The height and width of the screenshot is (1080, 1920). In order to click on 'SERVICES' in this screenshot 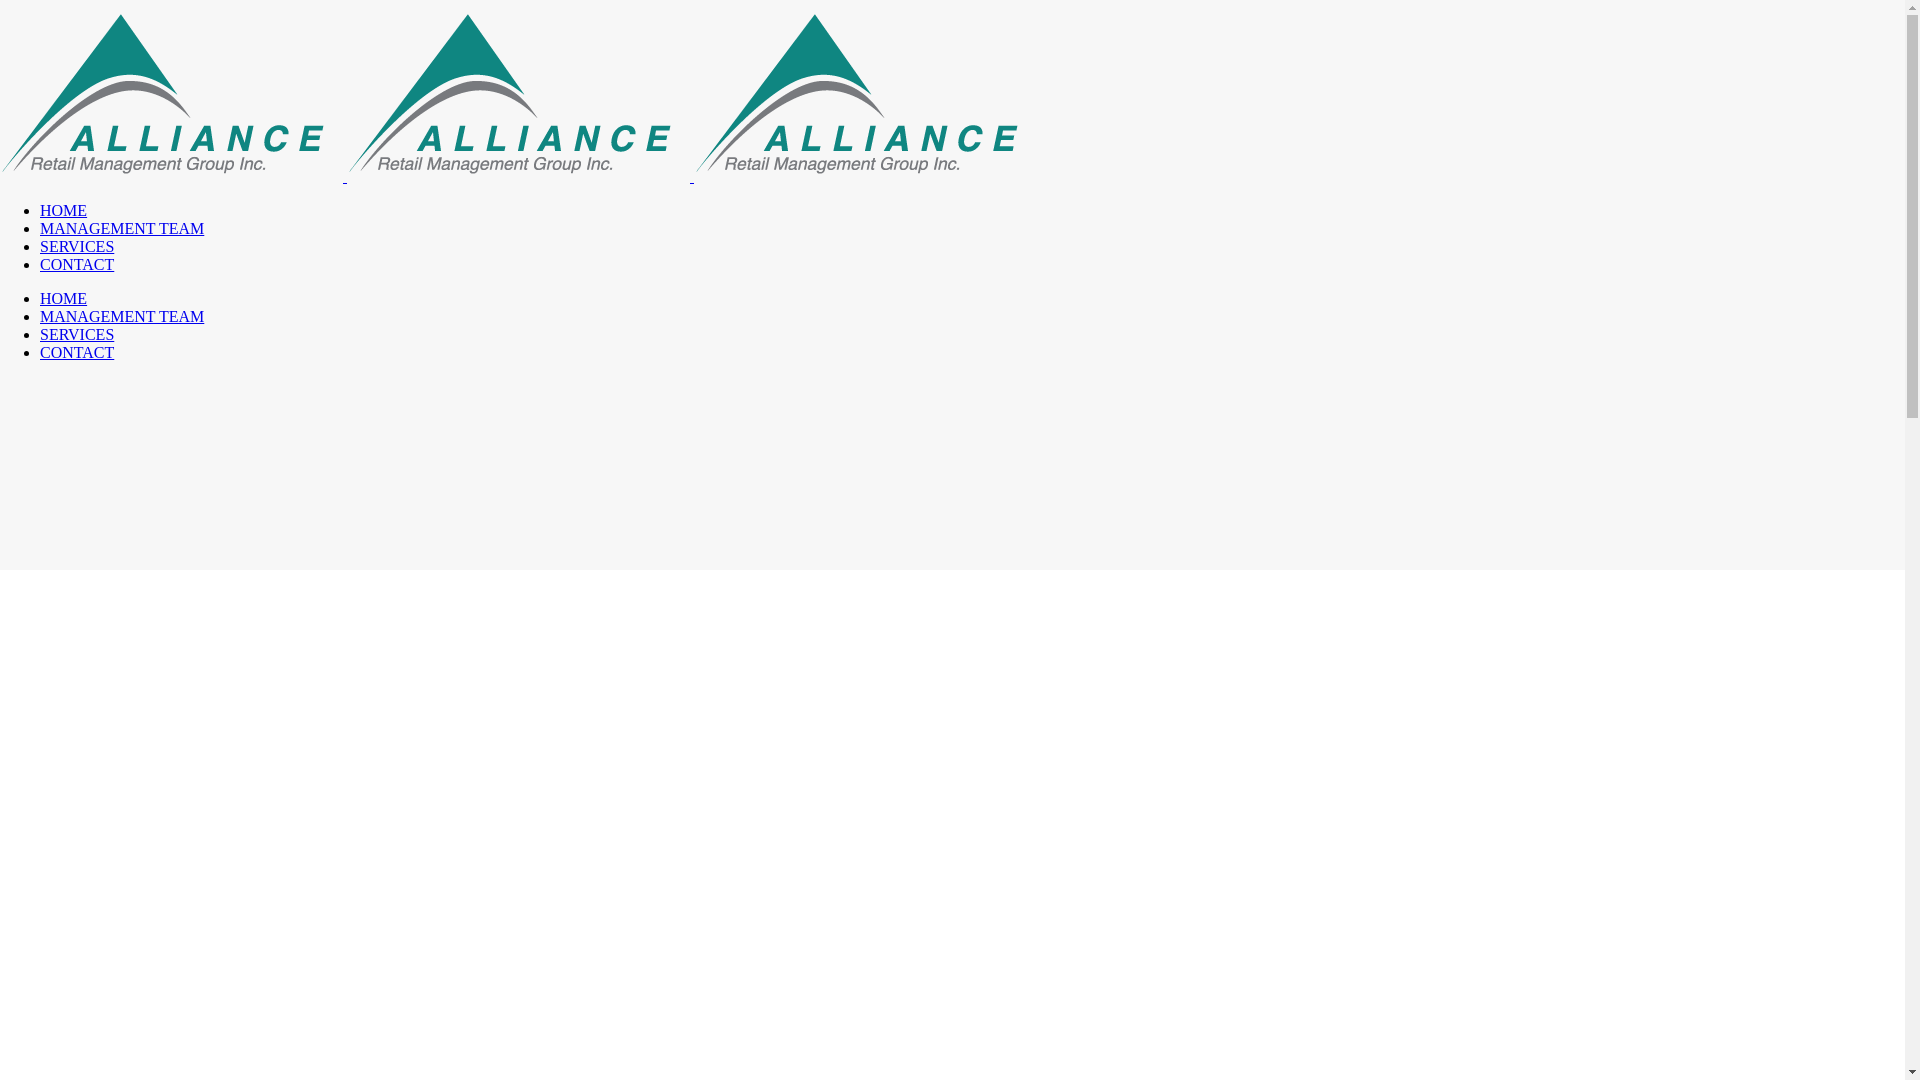, I will do `click(39, 333)`.